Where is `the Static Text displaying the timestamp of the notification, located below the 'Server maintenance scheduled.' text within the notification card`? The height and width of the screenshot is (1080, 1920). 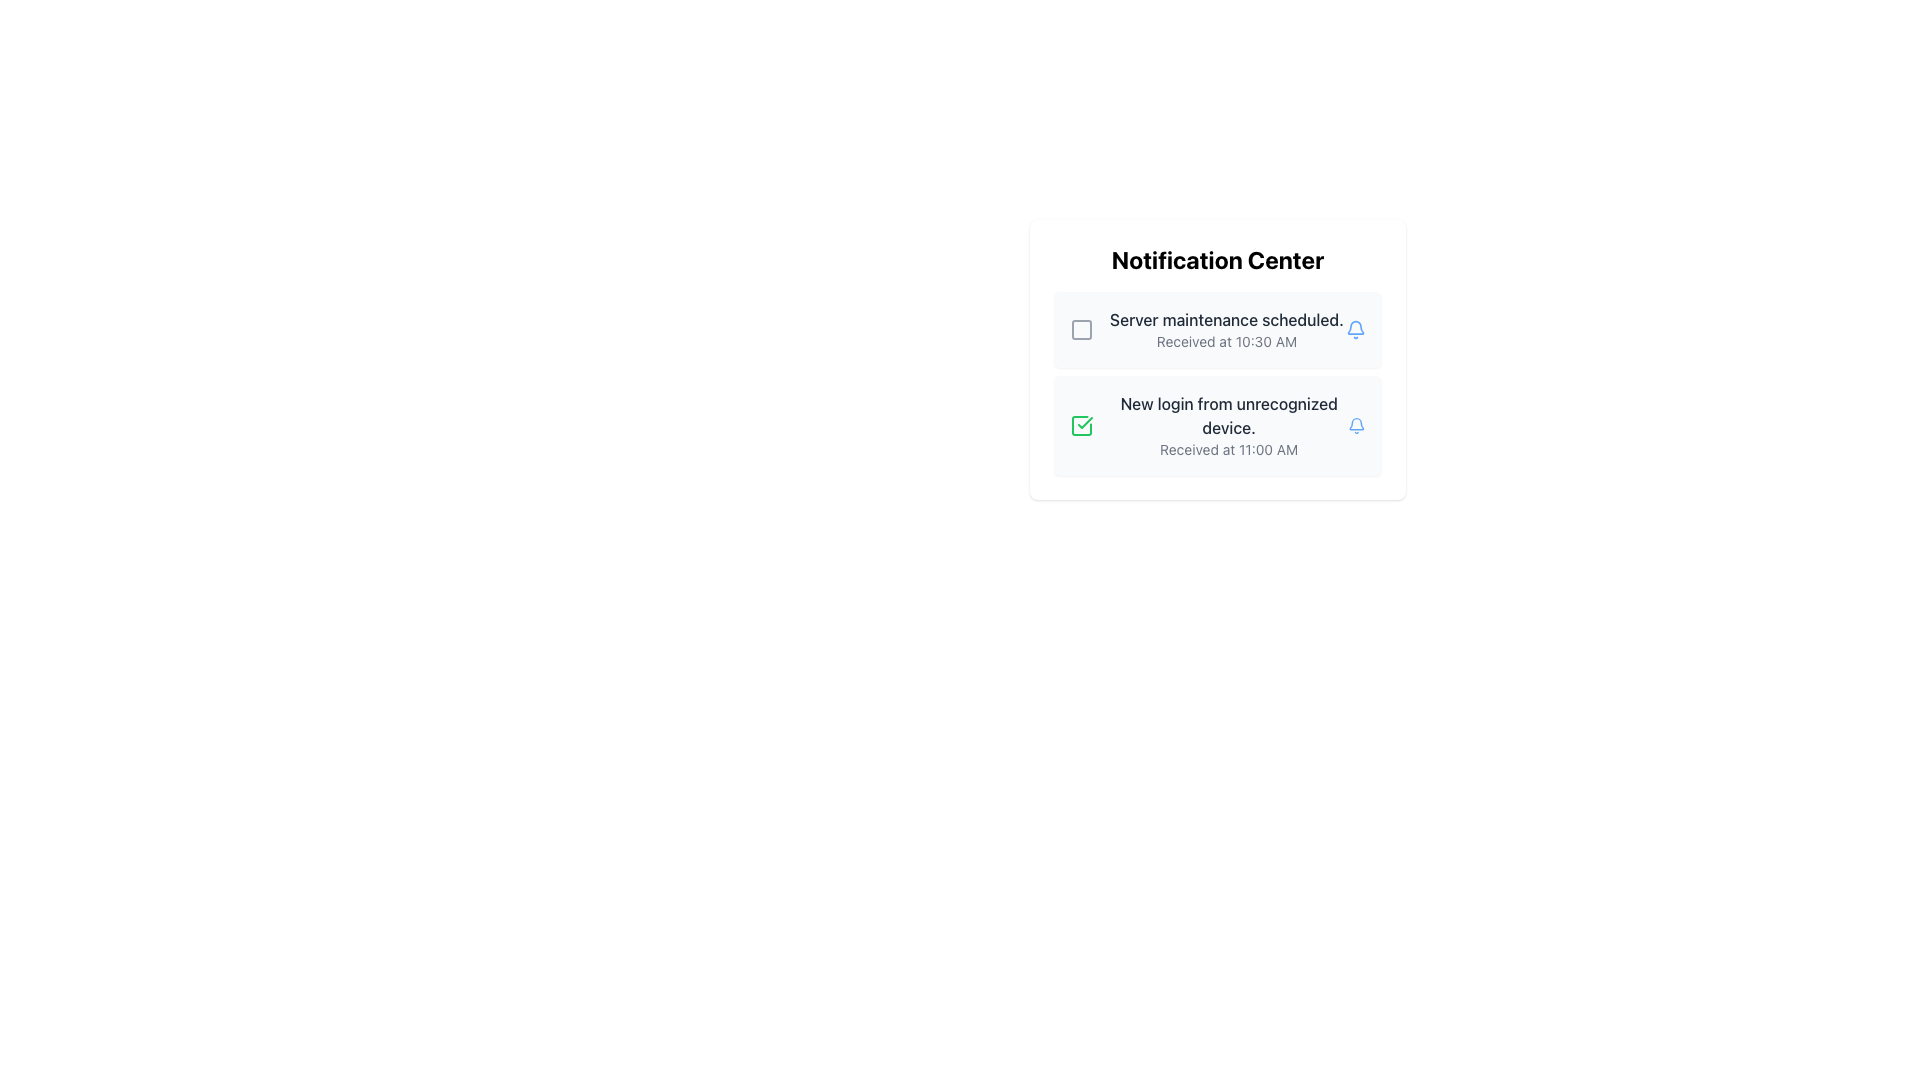 the Static Text displaying the timestamp of the notification, located below the 'Server maintenance scheduled.' text within the notification card is located at coordinates (1225, 341).